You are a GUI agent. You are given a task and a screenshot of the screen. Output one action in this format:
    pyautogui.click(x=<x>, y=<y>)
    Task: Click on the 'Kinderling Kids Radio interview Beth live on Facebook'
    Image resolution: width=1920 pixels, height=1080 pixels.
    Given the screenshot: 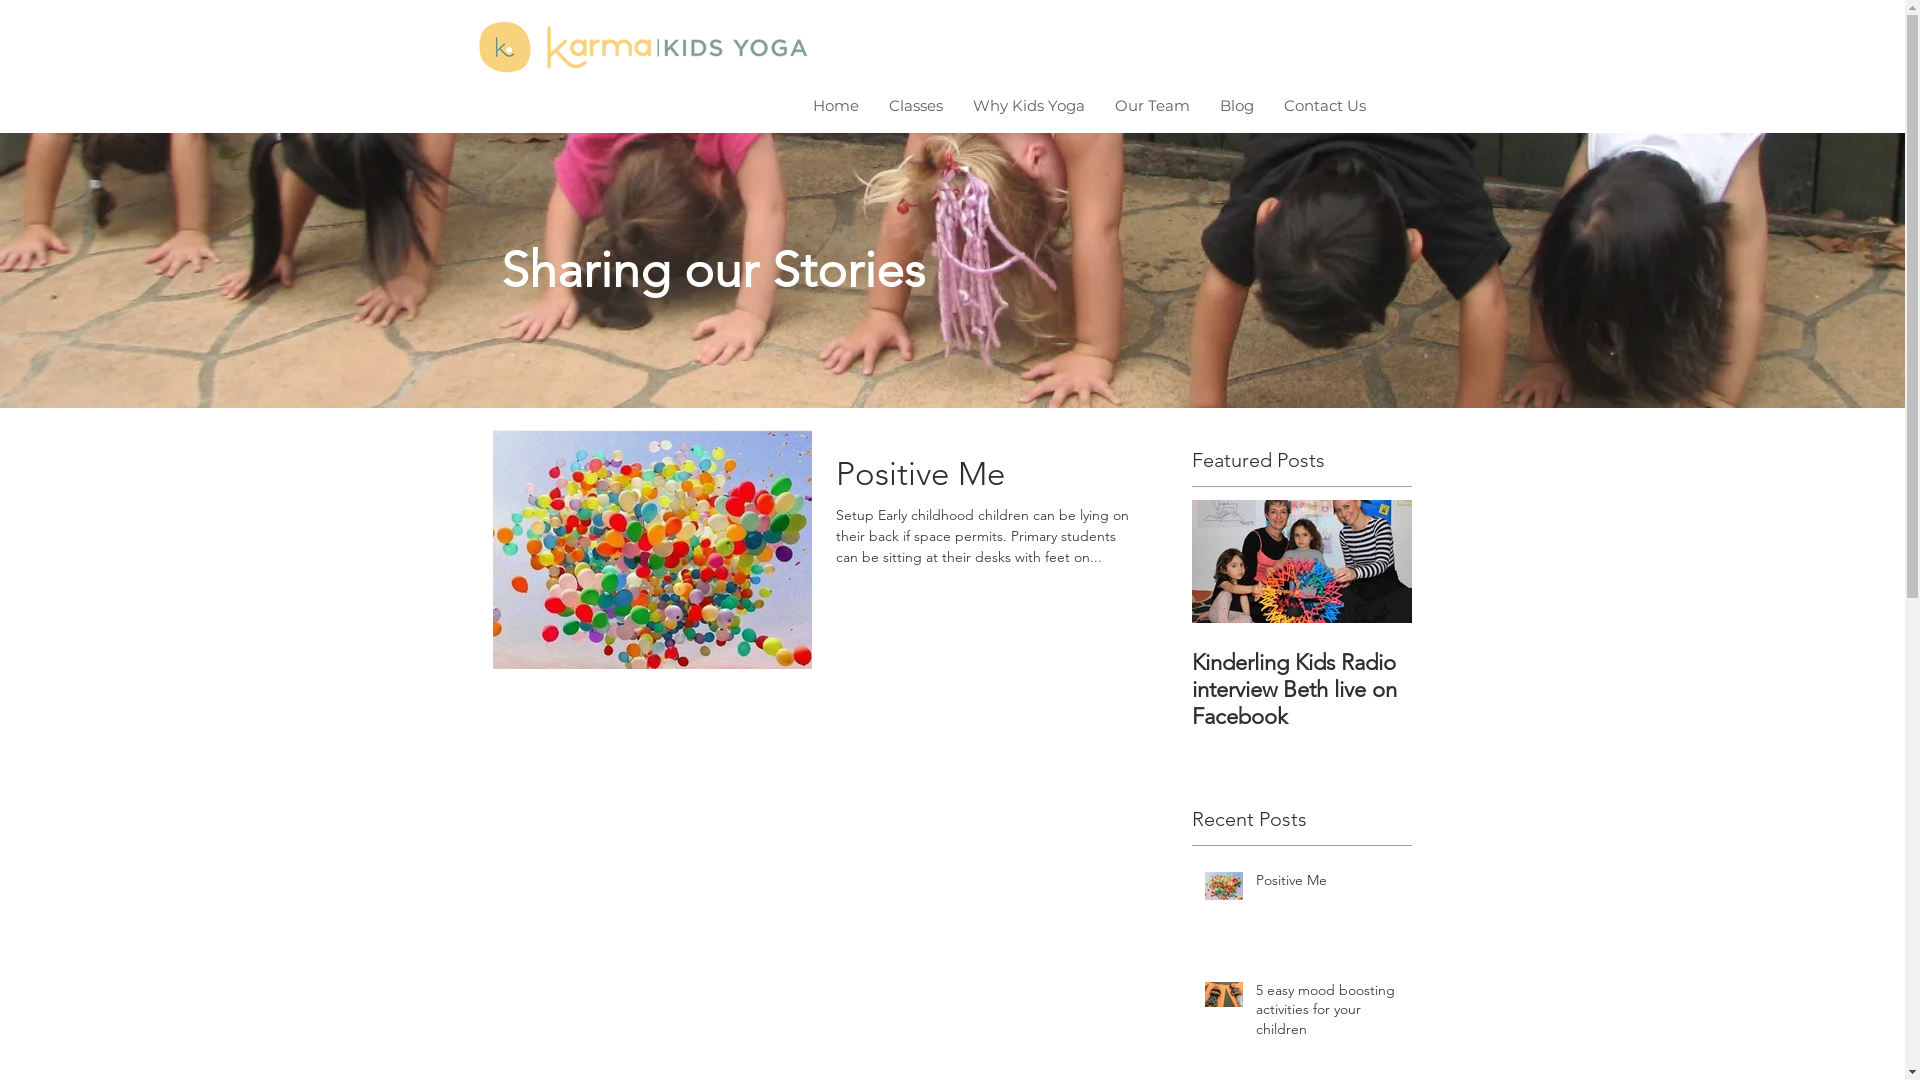 What is the action you would take?
    pyautogui.click(x=1191, y=688)
    